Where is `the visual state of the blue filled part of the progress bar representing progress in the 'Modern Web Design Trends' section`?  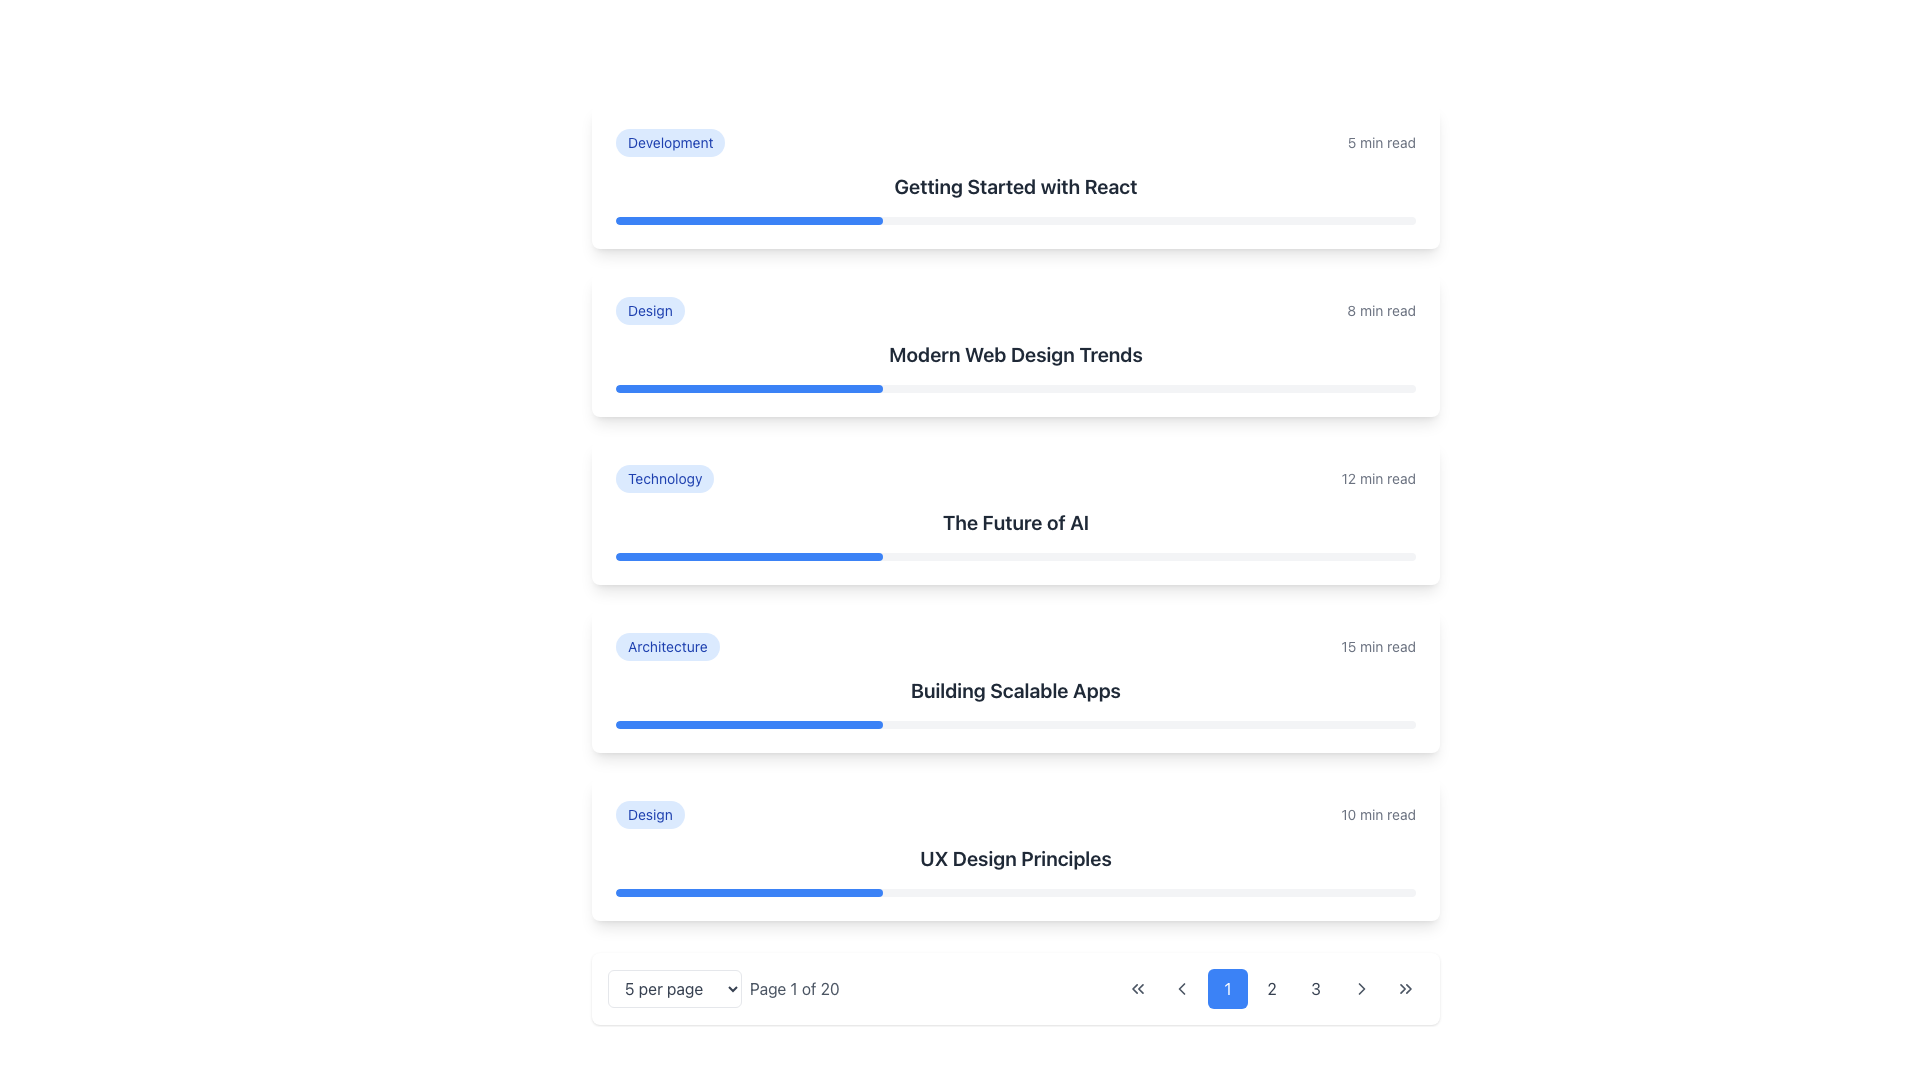 the visual state of the blue filled part of the progress bar representing progress in the 'Modern Web Design Trends' section is located at coordinates (748, 389).